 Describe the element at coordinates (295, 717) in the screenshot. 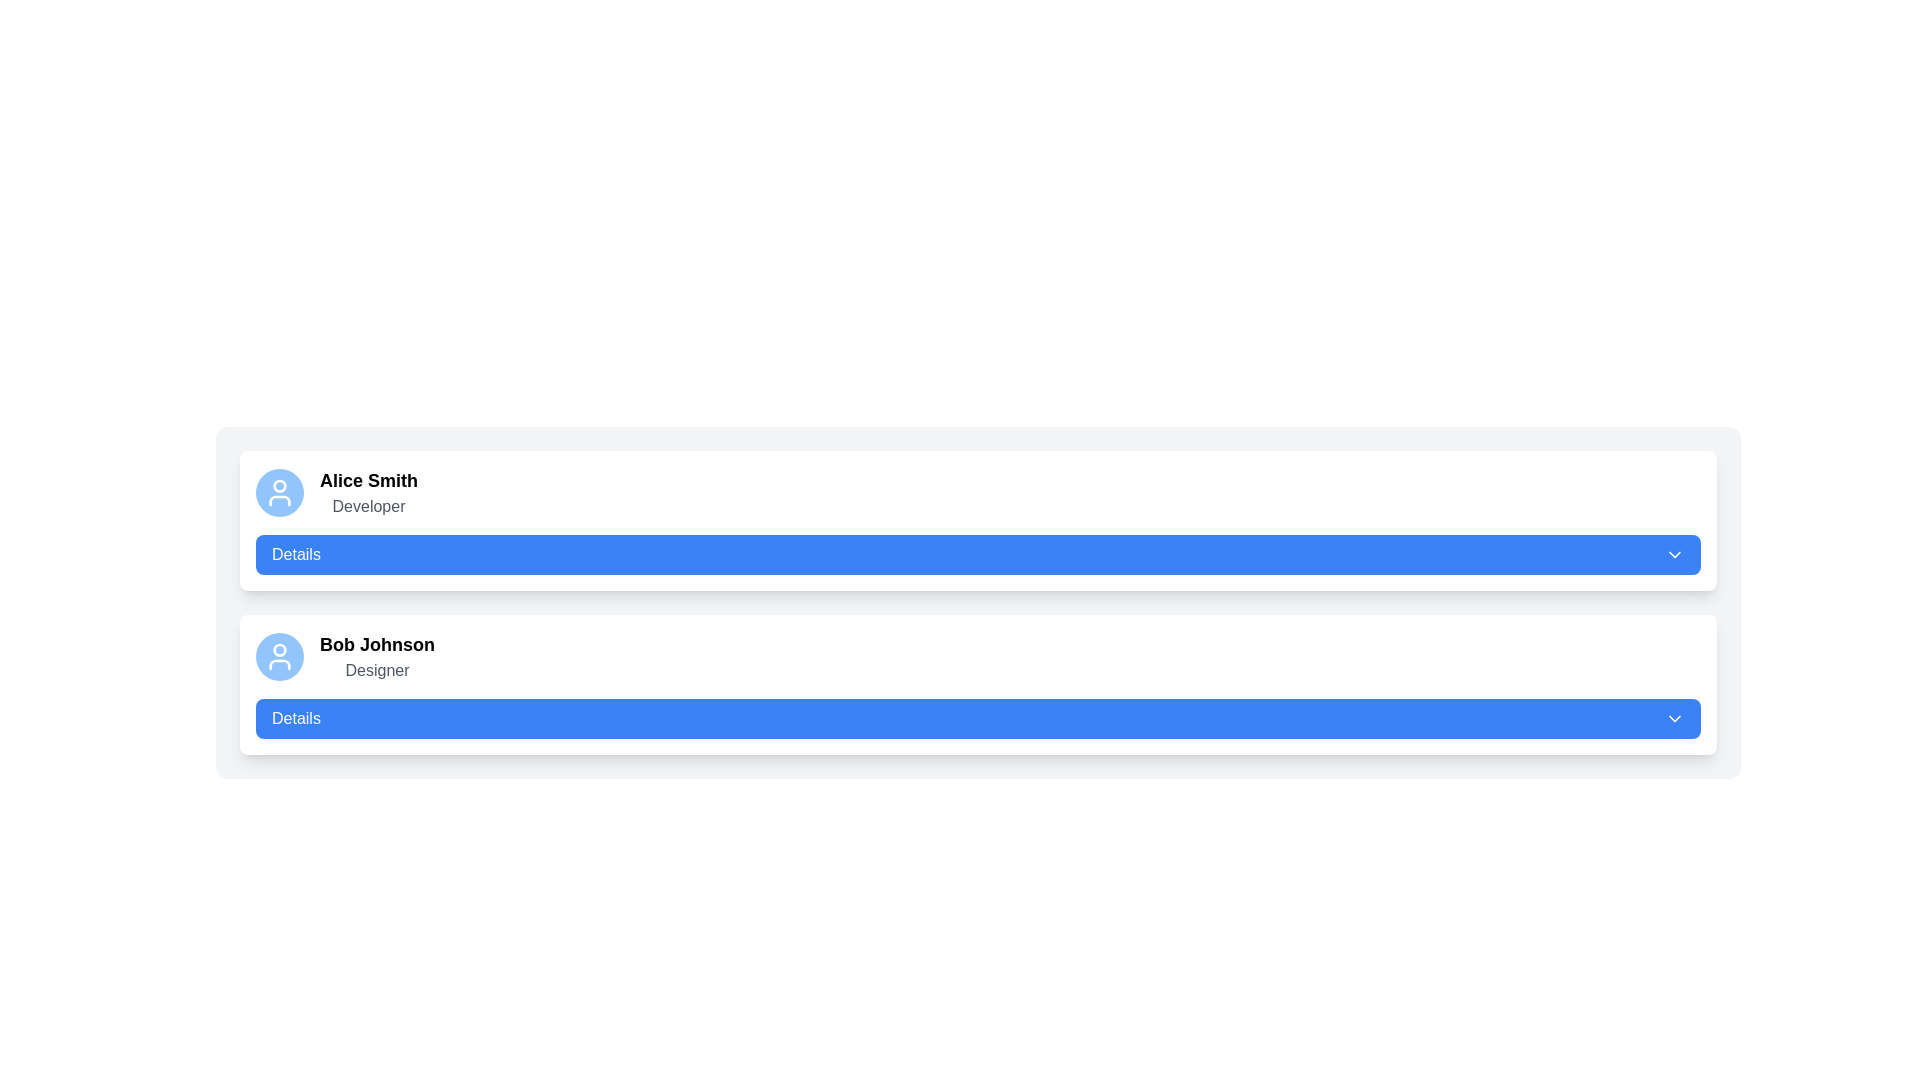

I see `text of the label displaying 'Details' located inside the blue button beneath the circular avatar and name 'Bob Johnson'` at that location.